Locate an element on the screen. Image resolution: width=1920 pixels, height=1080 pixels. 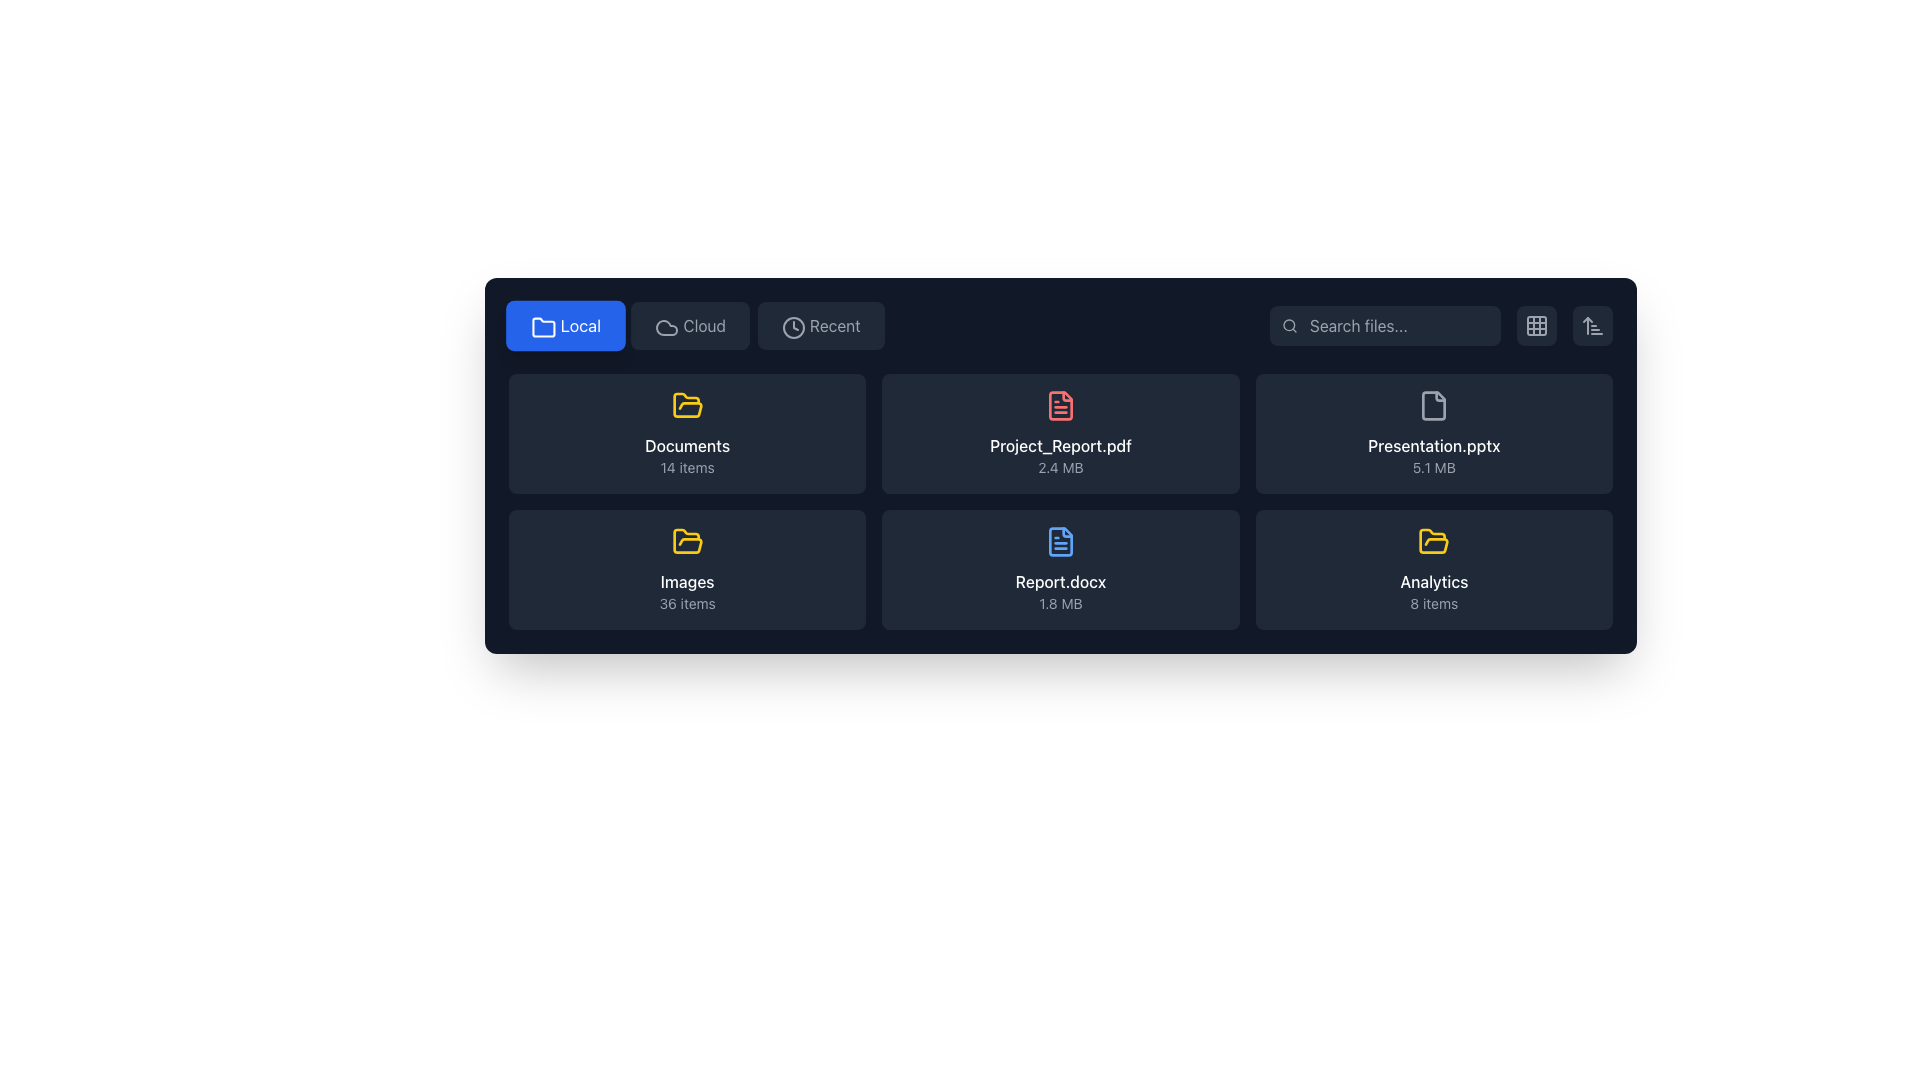
the text label element displaying 'Documents' and '14 items', which is located below the yellow folder icon in the first row and first column of the grid layout is located at coordinates (687, 455).